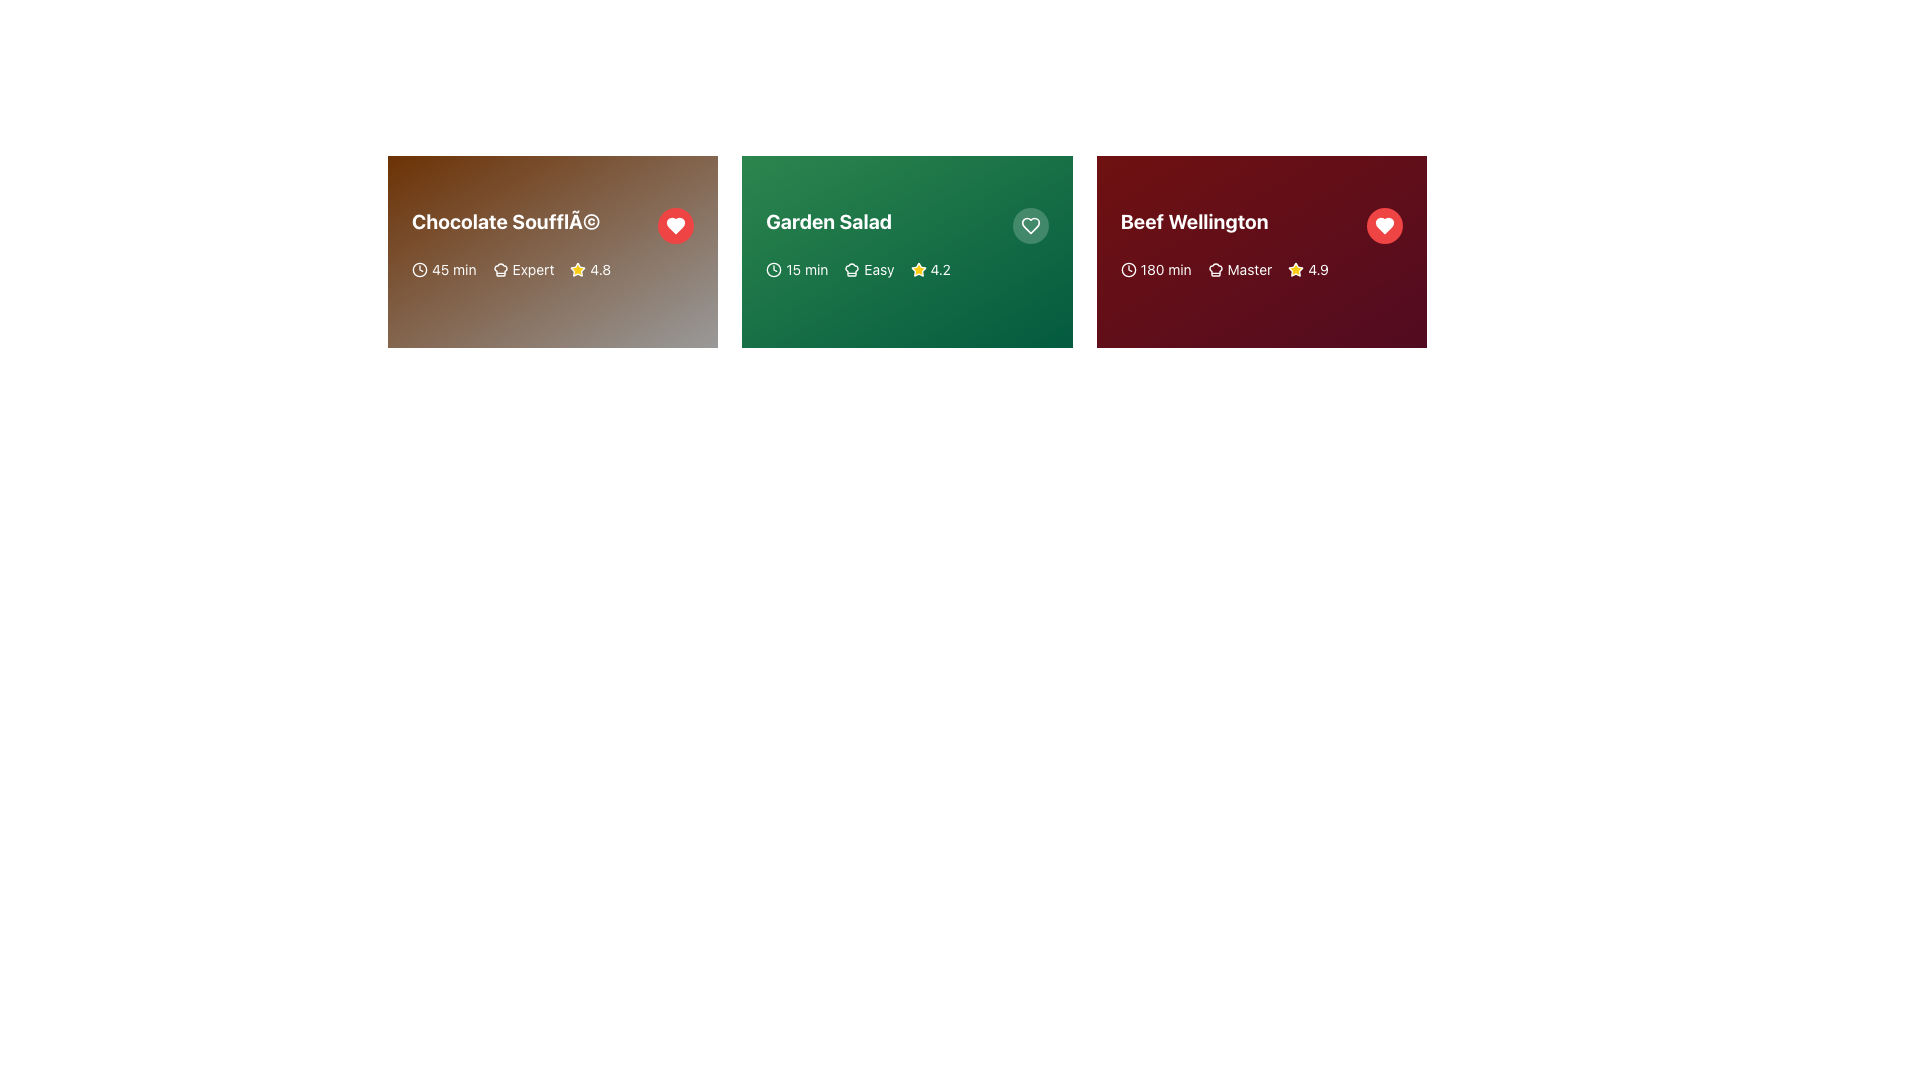 The image size is (1920, 1080). What do you see at coordinates (906, 225) in the screenshot?
I see `the 'Garden Salad' recipe text header element, which is located at the top-left region of the card layout` at bounding box center [906, 225].